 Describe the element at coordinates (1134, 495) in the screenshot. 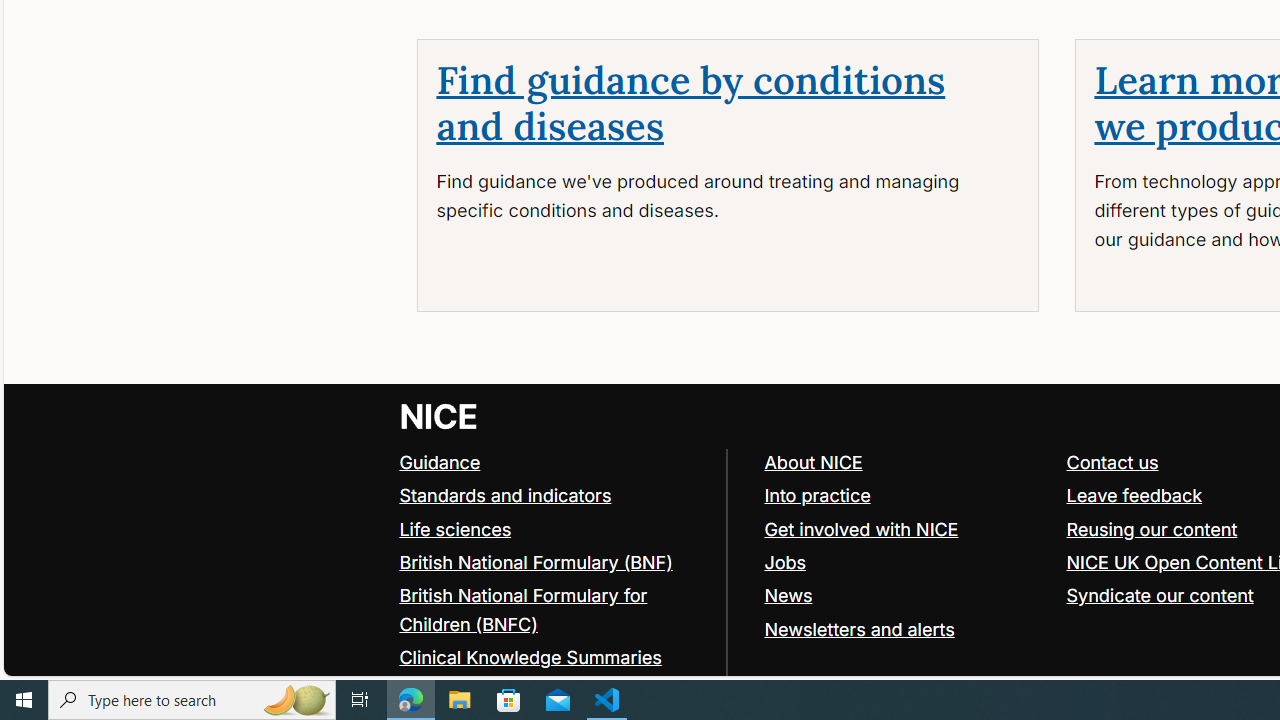

I see `'Leave feedback'` at that location.